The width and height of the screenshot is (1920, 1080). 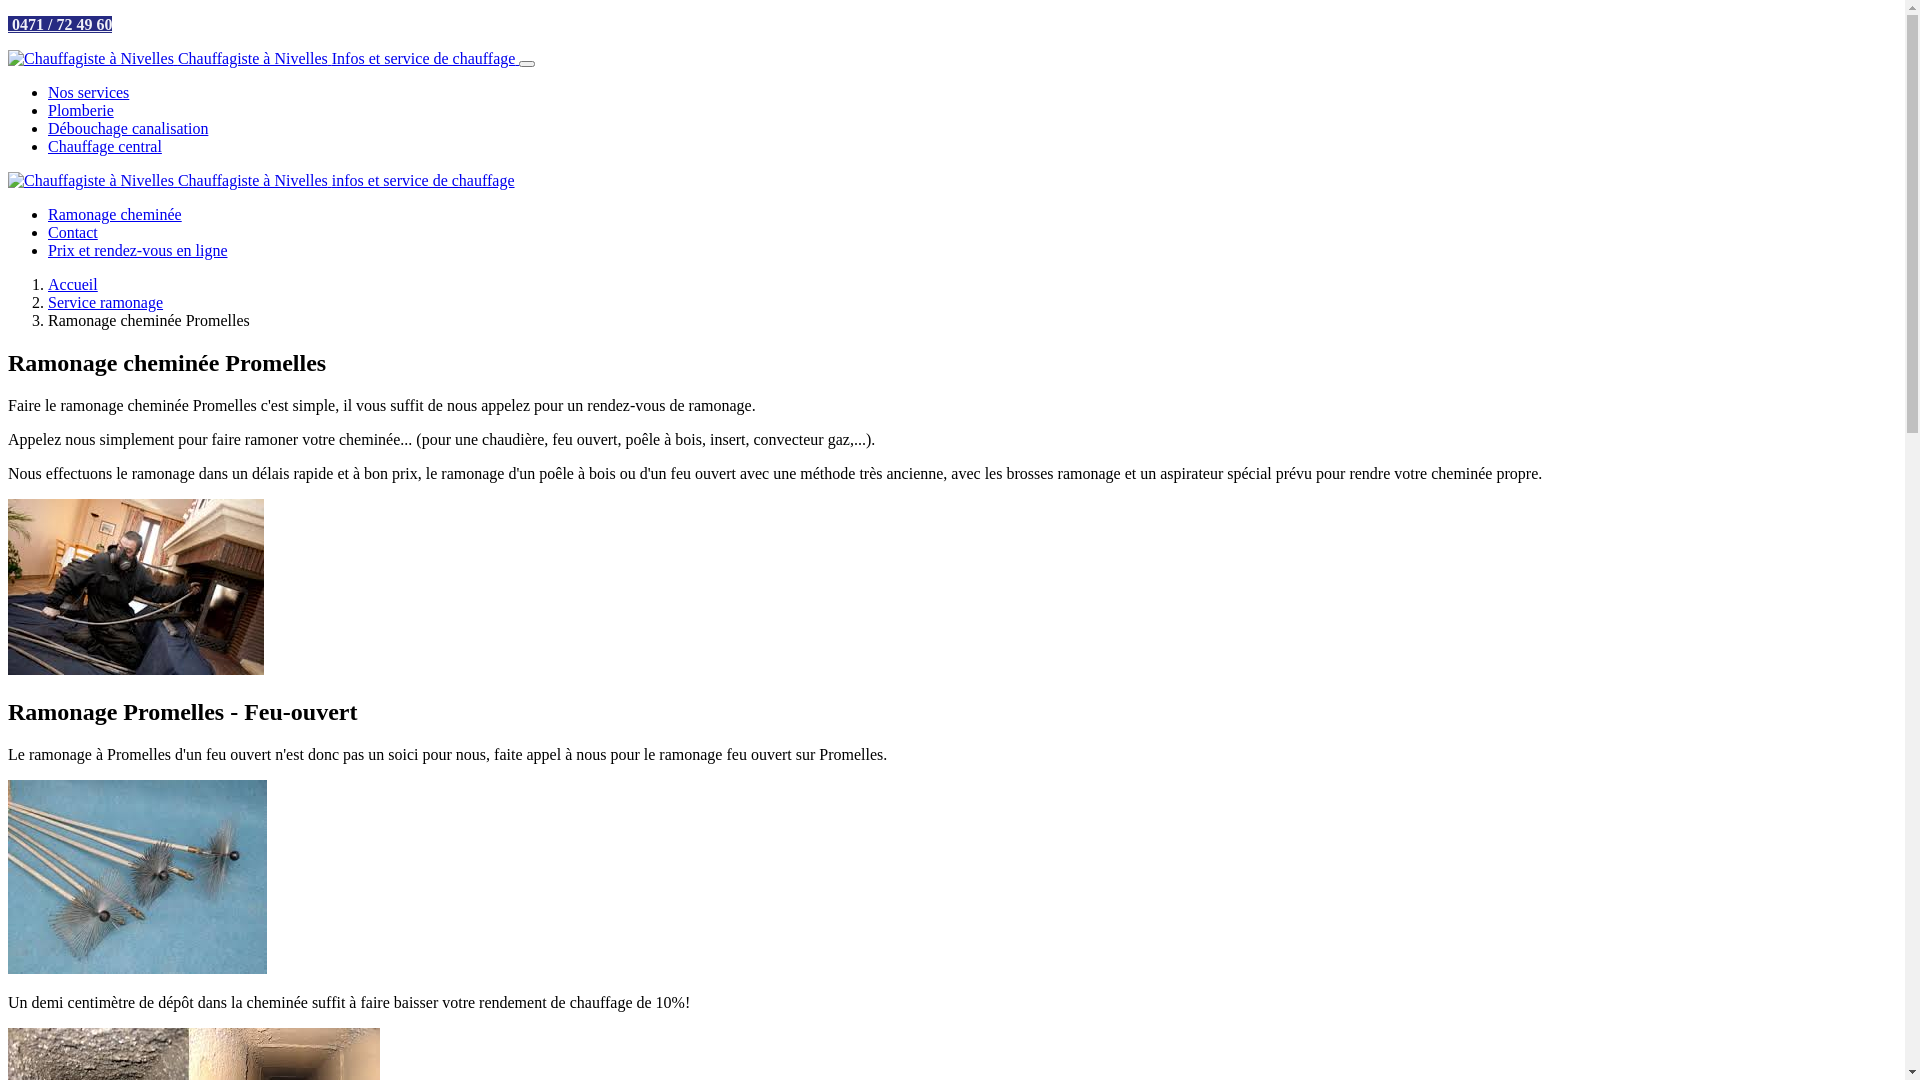 What do you see at coordinates (518, 63) in the screenshot?
I see `'BurgerMenu'` at bounding box center [518, 63].